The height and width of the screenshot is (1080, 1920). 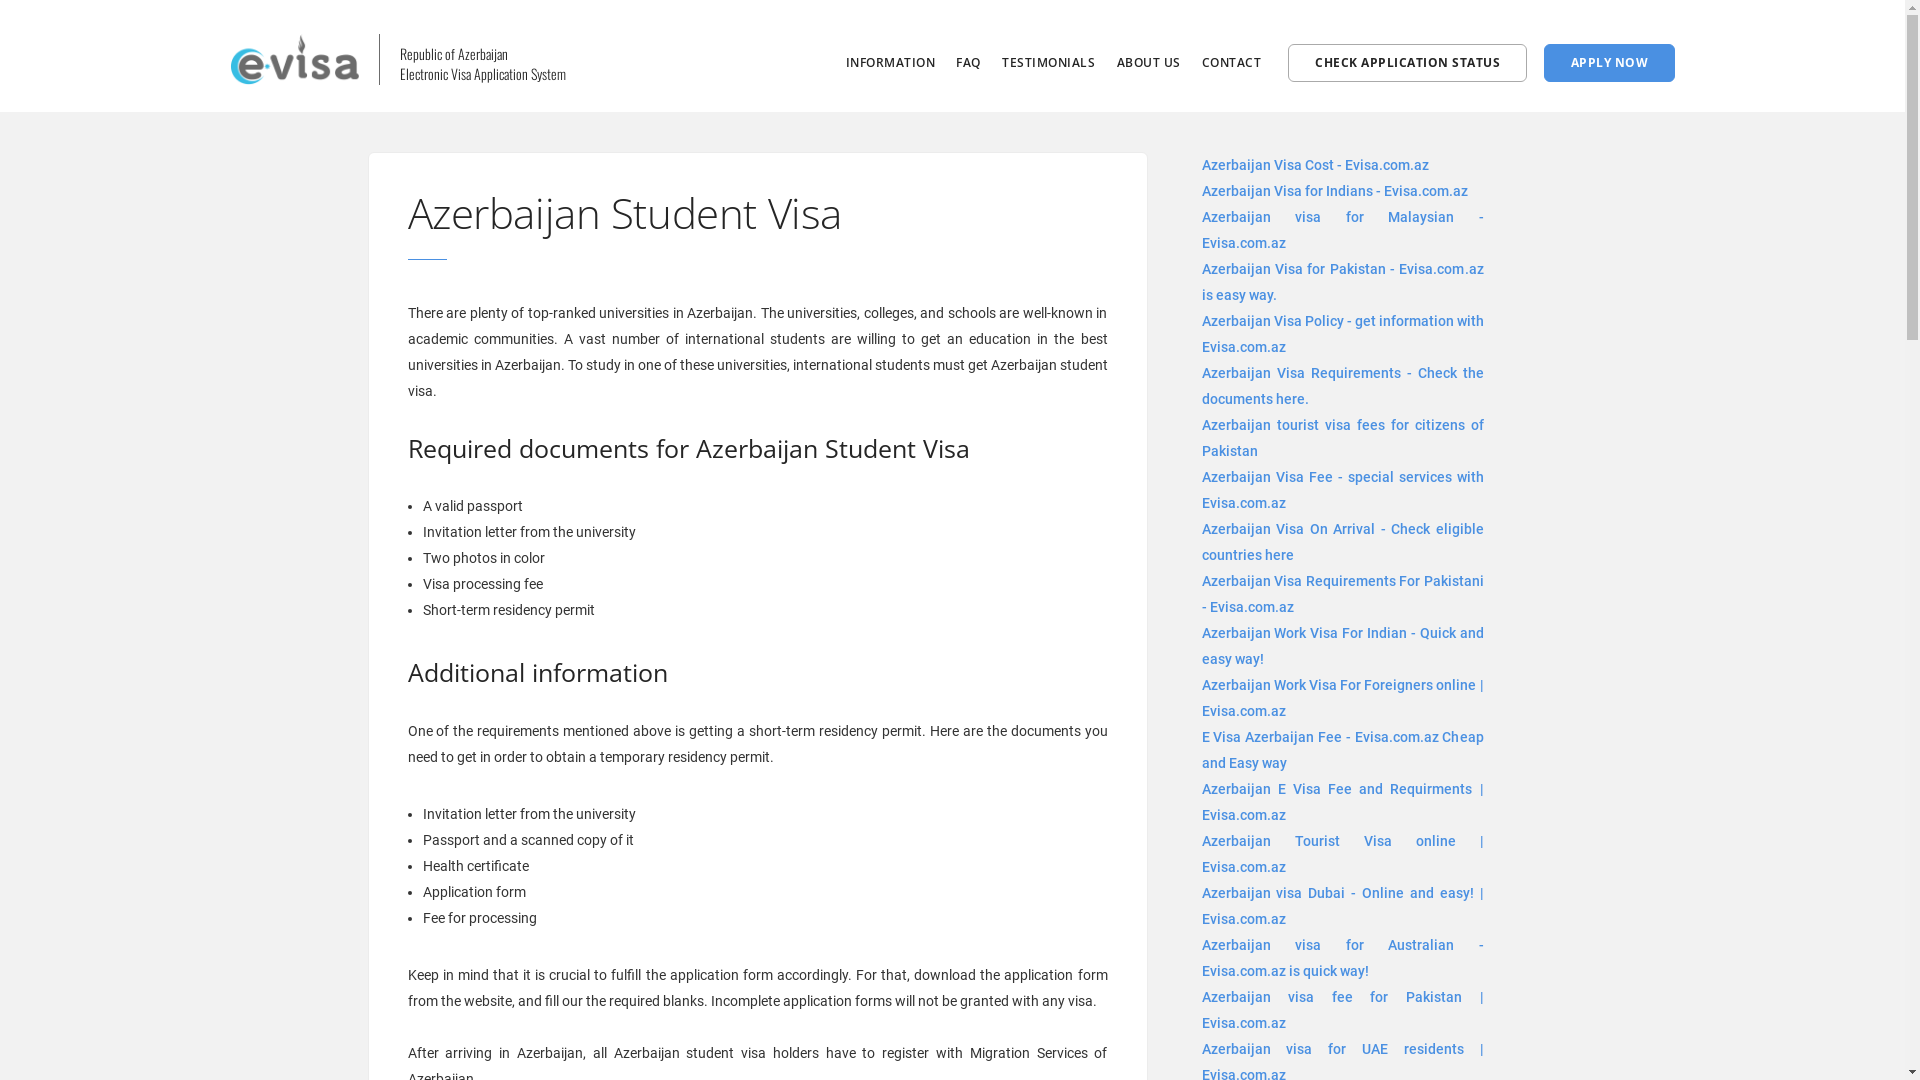 What do you see at coordinates (1343, 229) in the screenshot?
I see `'Azerbaijan visa for Malaysian - Evisa.com.az'` at bounding box center [1343, 229].